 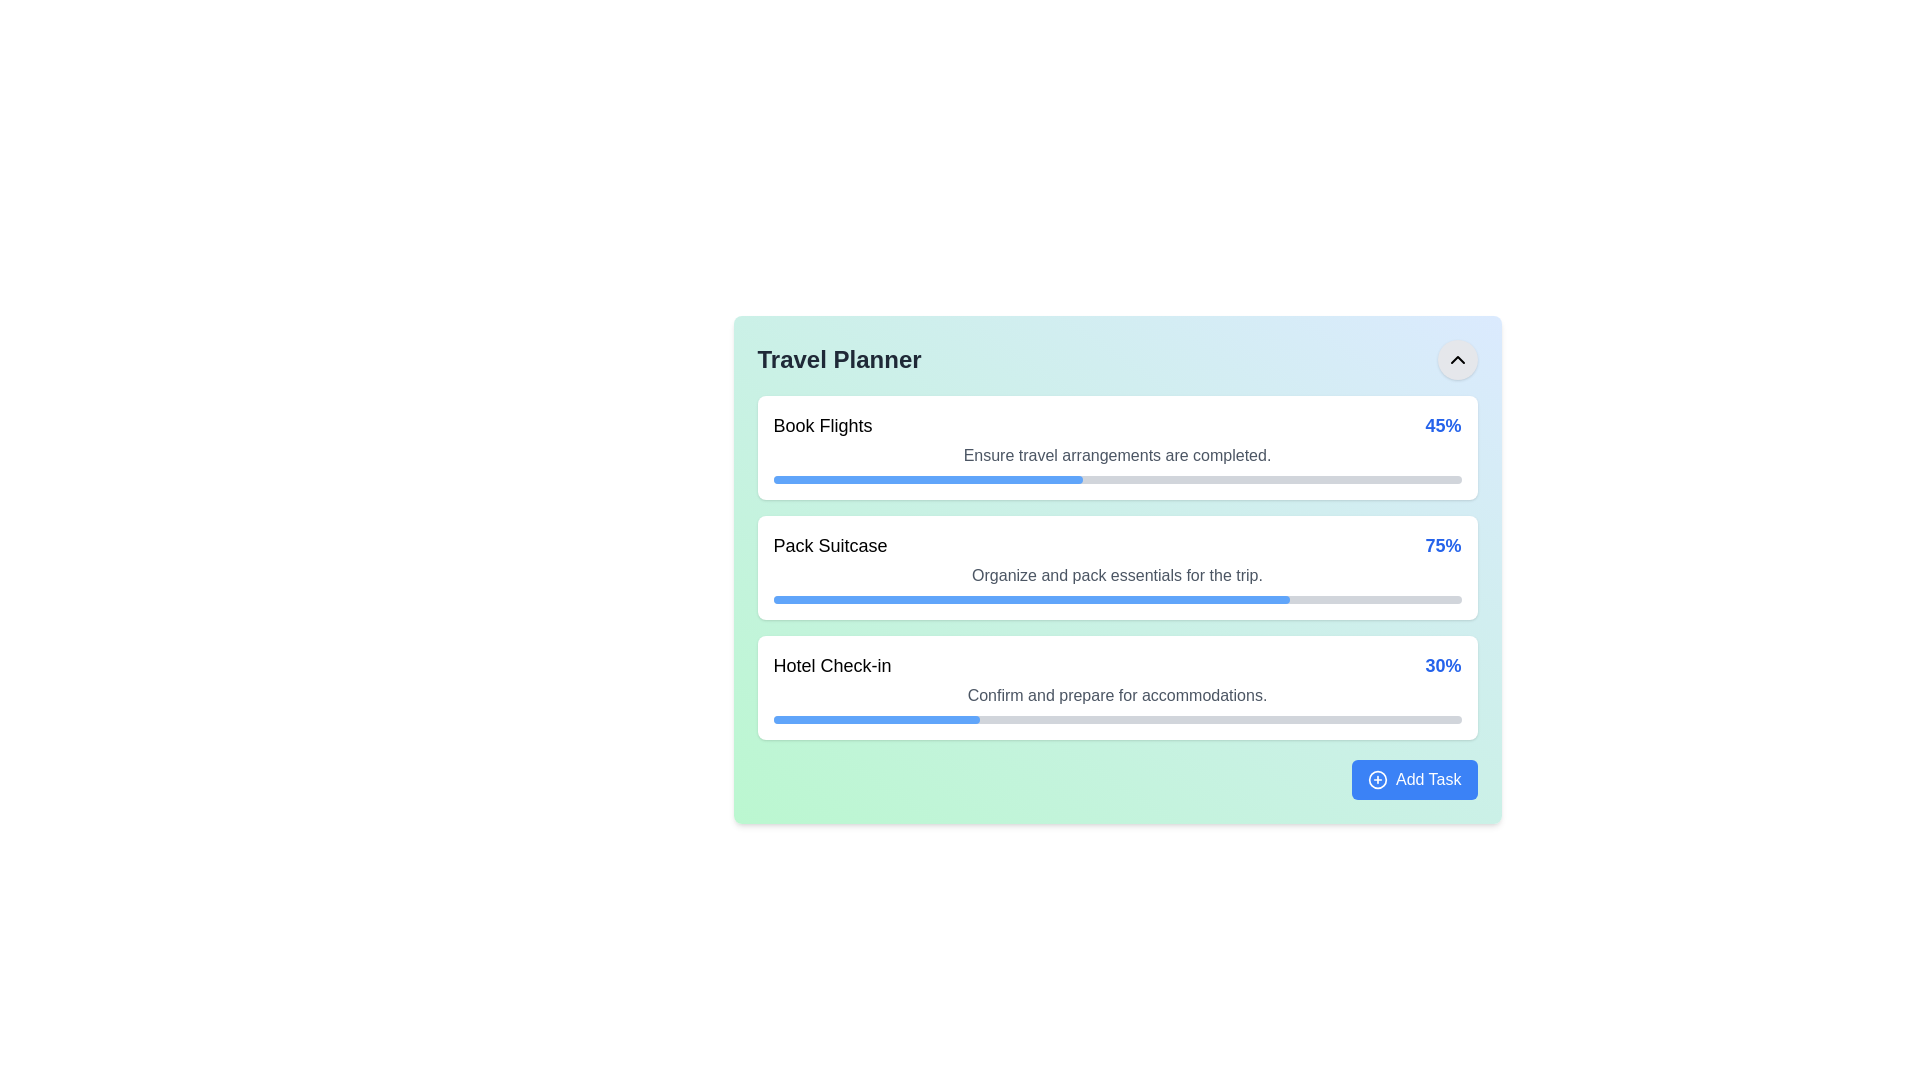 I want to click on the text label that reads 'Confirm and prepare for accommodations.' located beneath the 'Hotel Check-in' heading, so click(x=1116, y=694).